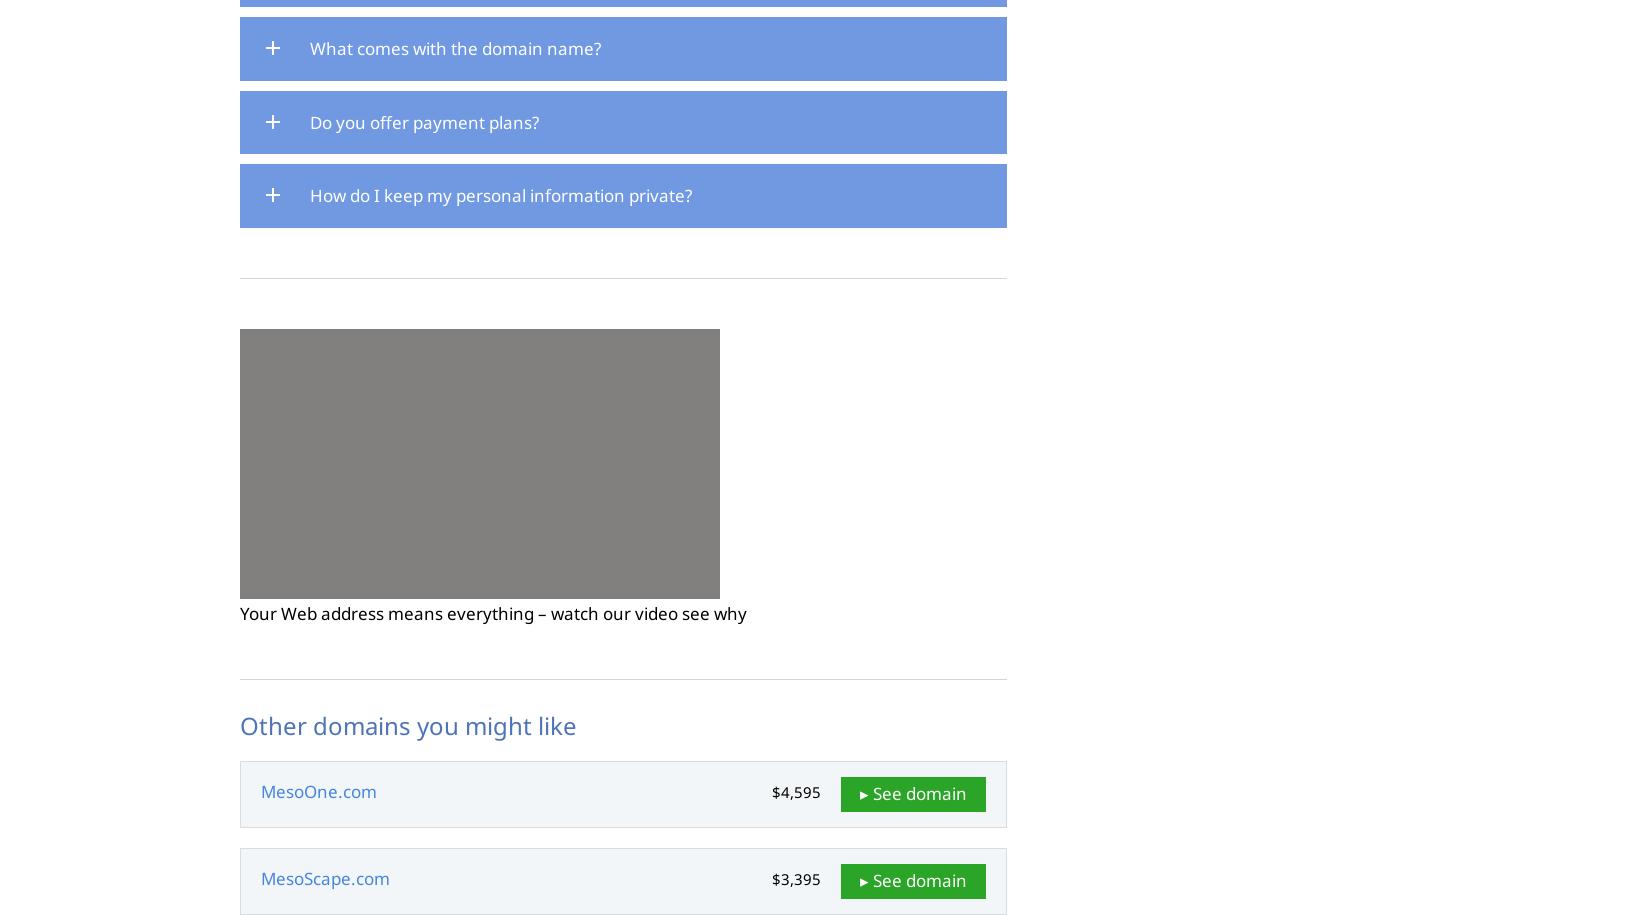 The height and width of the screenshot is (915, 1650). I want to click on '$4,595', so click(771, 791).